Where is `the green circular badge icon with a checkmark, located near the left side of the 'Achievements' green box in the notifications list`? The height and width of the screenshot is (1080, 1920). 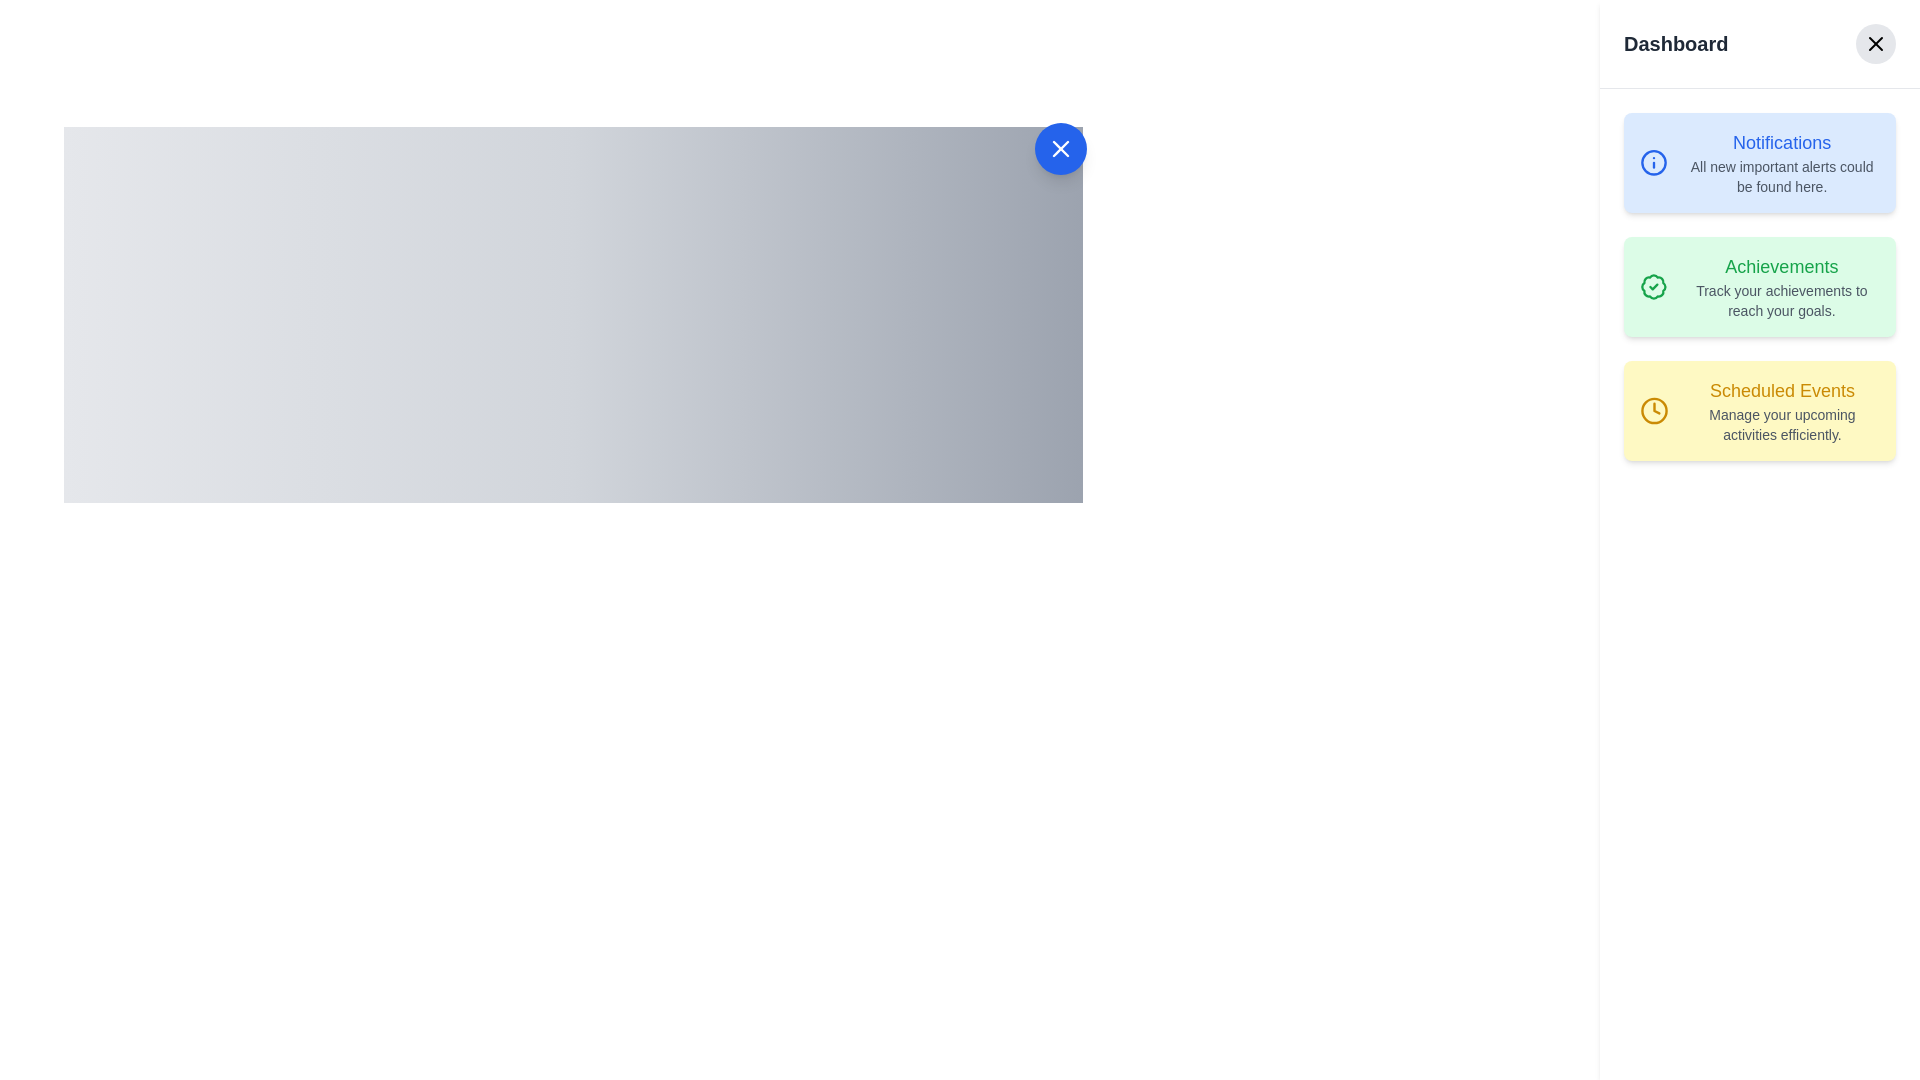
the green circular badge icon with a checkmark, located near the left side of the 'Achievements' green box in the notifications list is located at coordinates (1653, 286).